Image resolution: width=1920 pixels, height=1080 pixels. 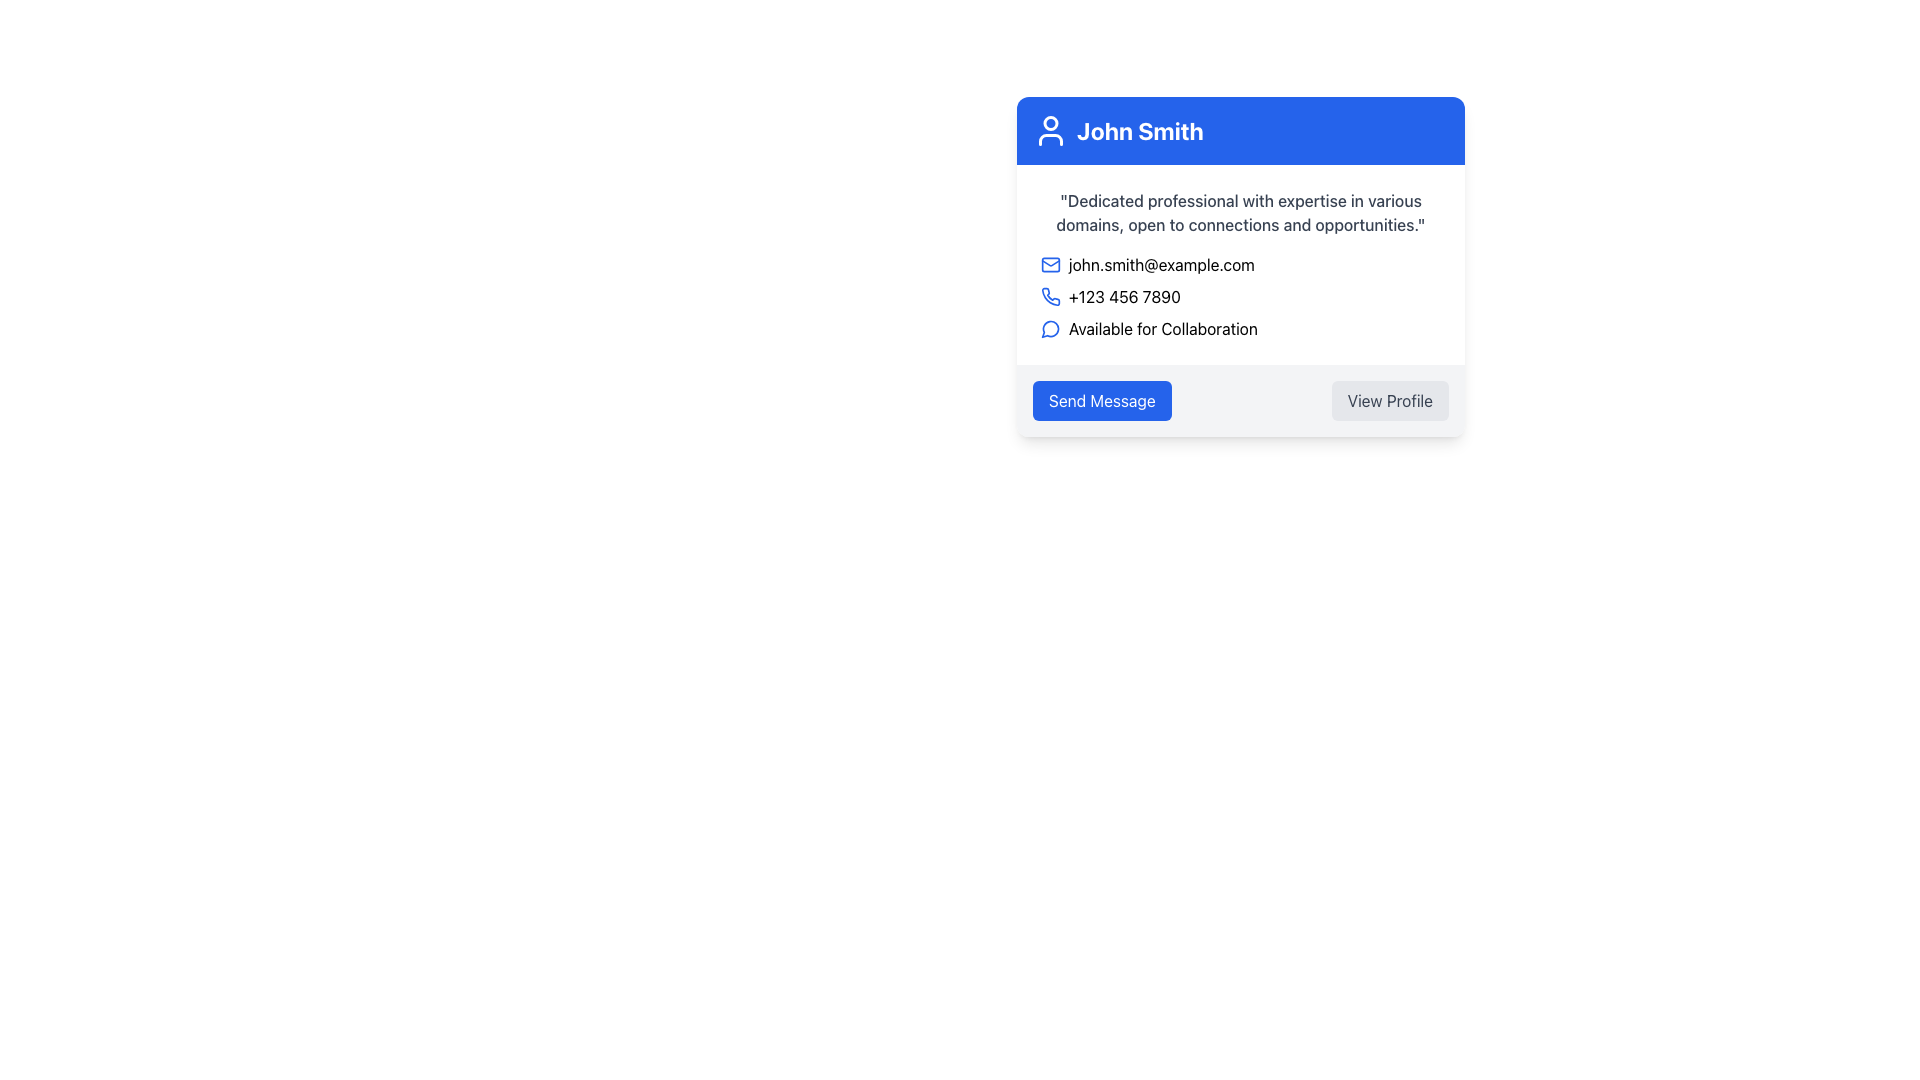 I want to click on the blue phone icon, which is styled as an outline of a handset and located to the left of the phone number '+123 456 7890', so click(x=1050, y=297).